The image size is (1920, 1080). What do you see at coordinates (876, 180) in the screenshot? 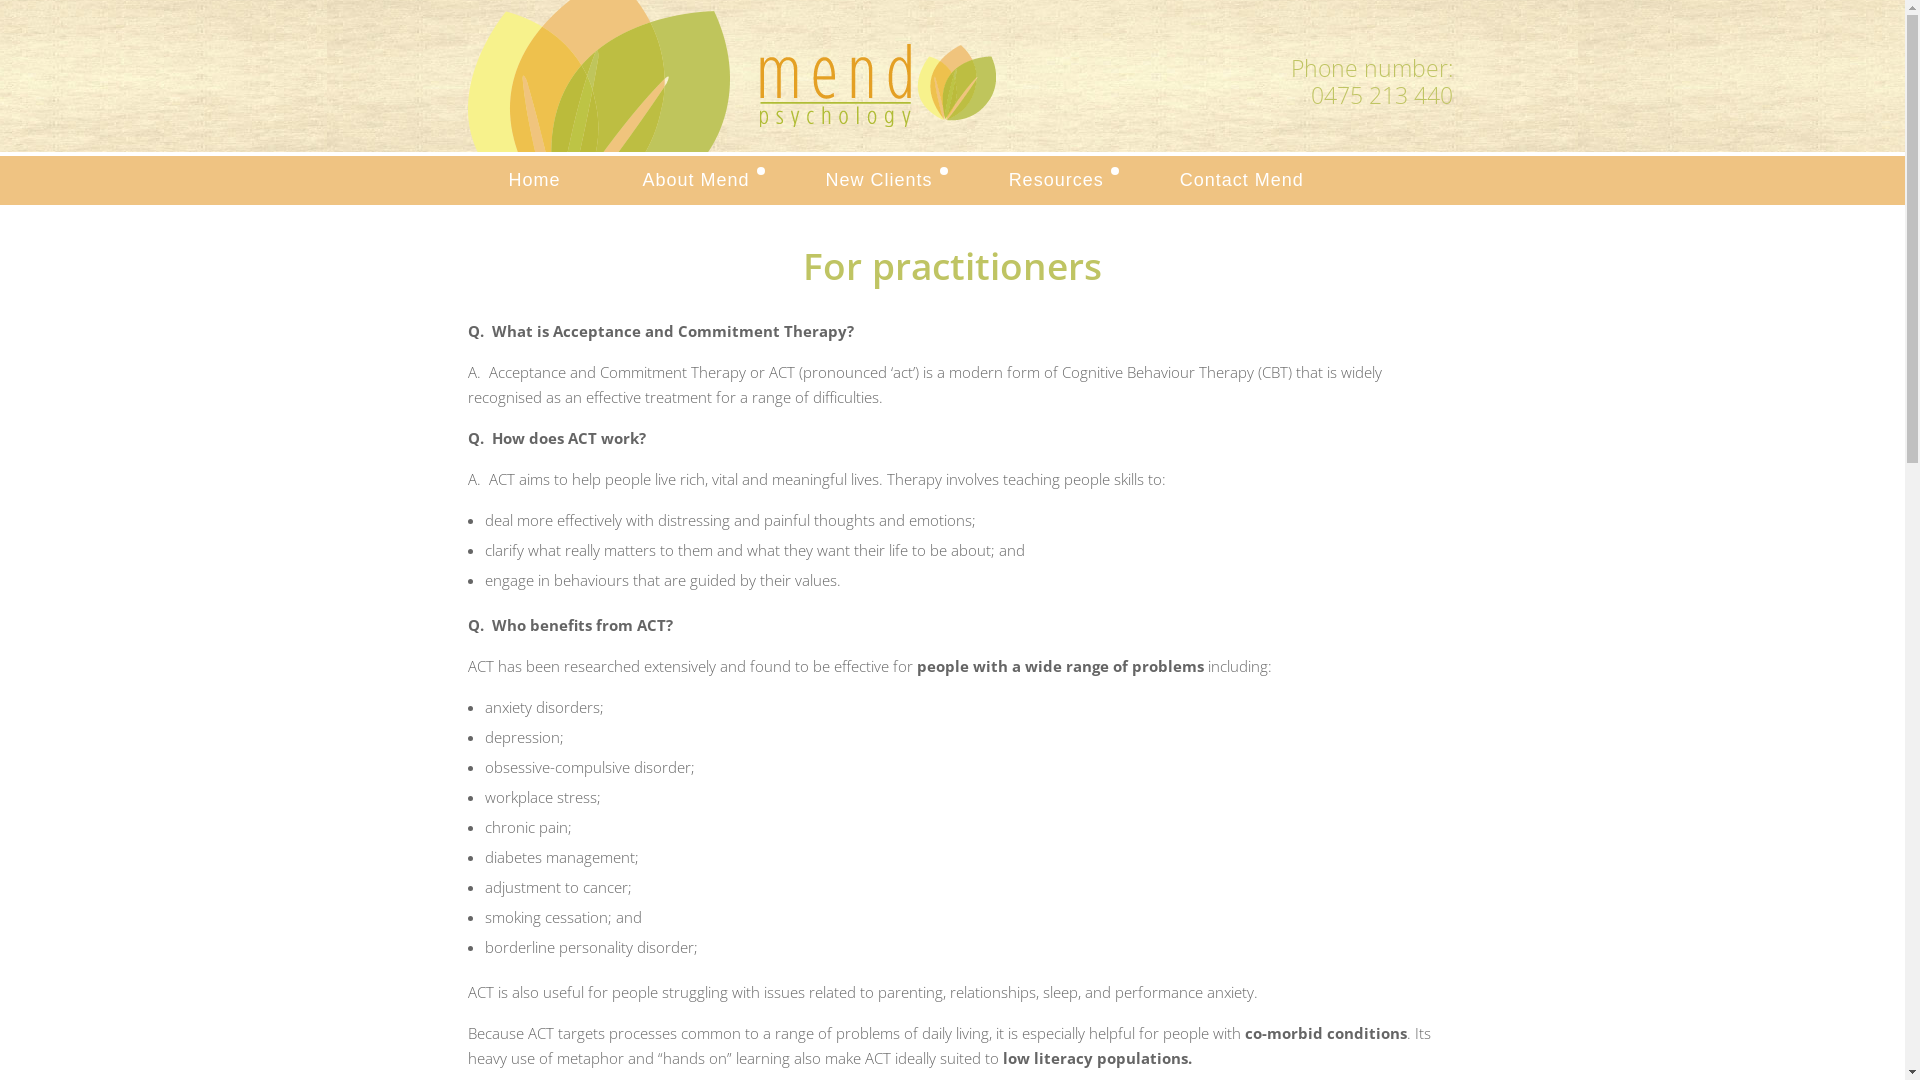
I see `'New Clients'` at bounding box center [876, 180].